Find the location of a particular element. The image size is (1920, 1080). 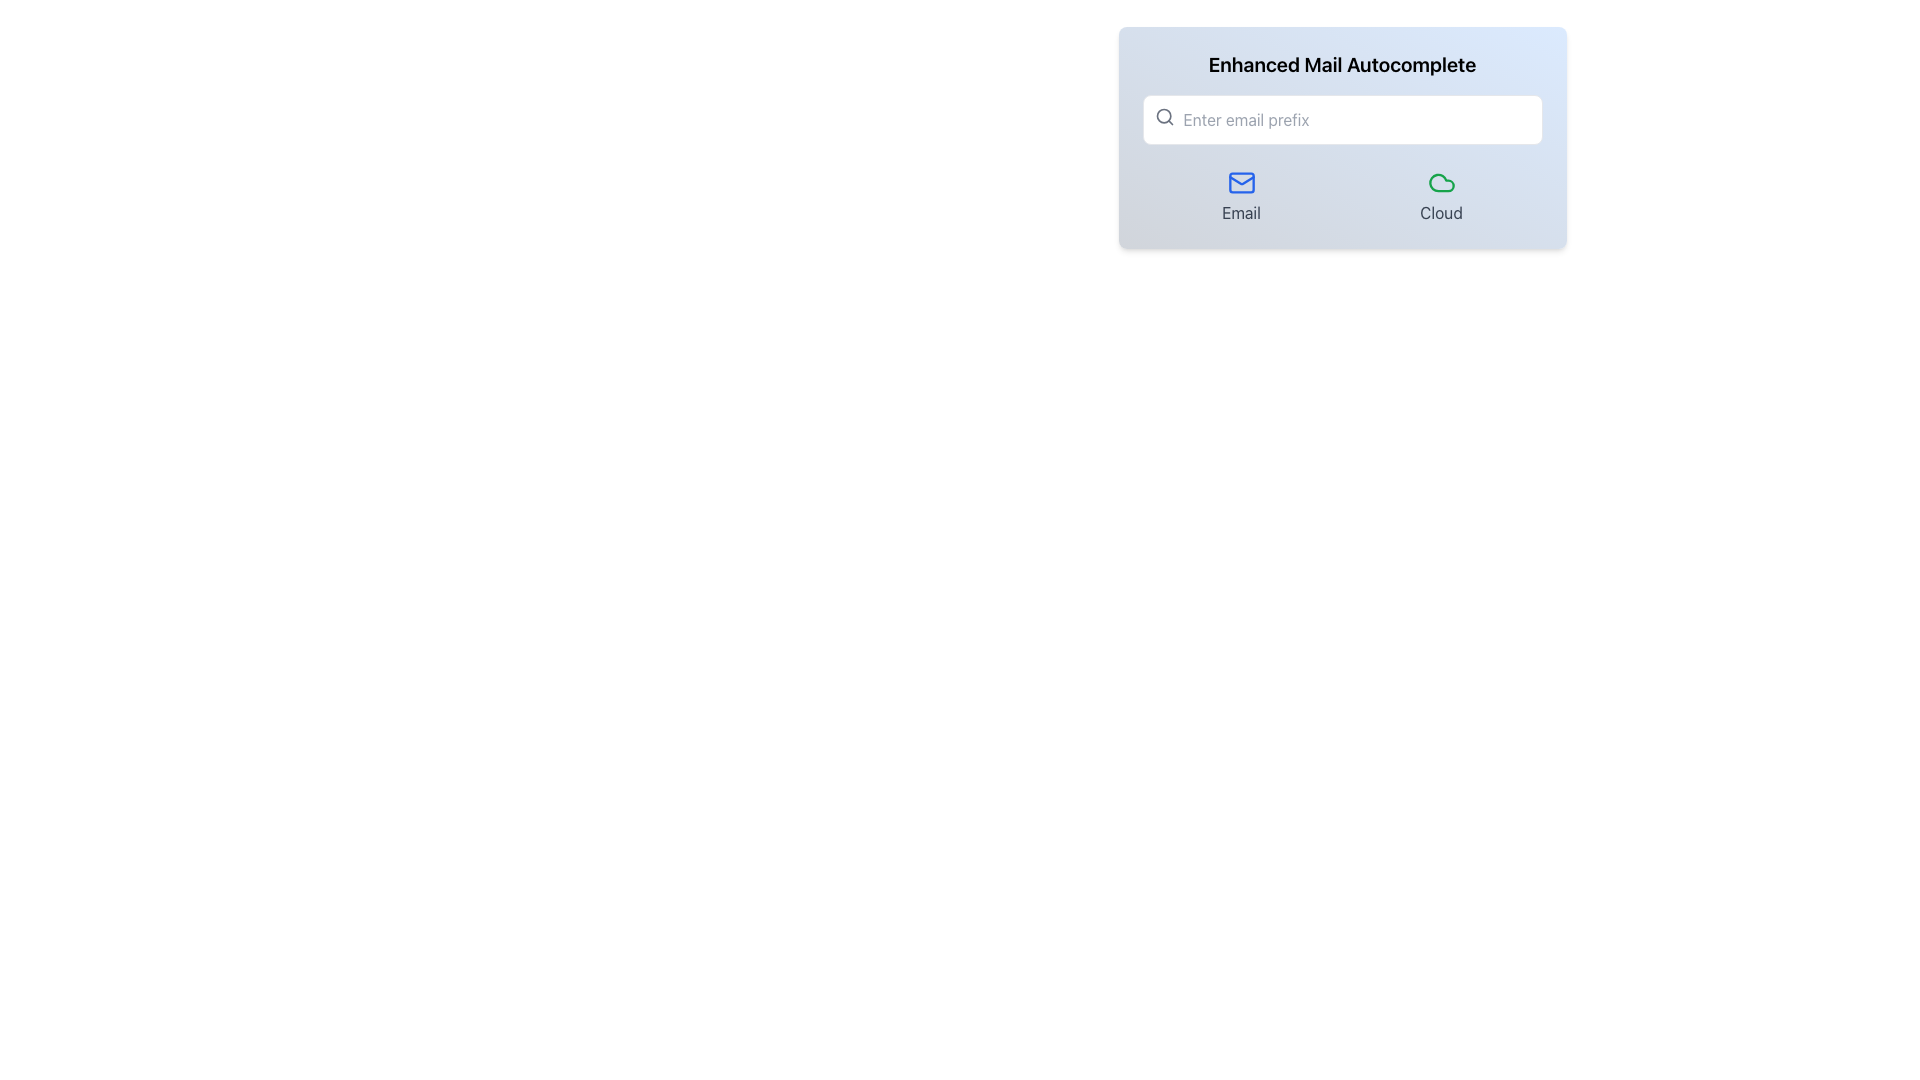

the blue mail icon, which is represented by an envelope with a blue outline and is positioned above the text label 'Email' is located at coordinates (1240, 182).